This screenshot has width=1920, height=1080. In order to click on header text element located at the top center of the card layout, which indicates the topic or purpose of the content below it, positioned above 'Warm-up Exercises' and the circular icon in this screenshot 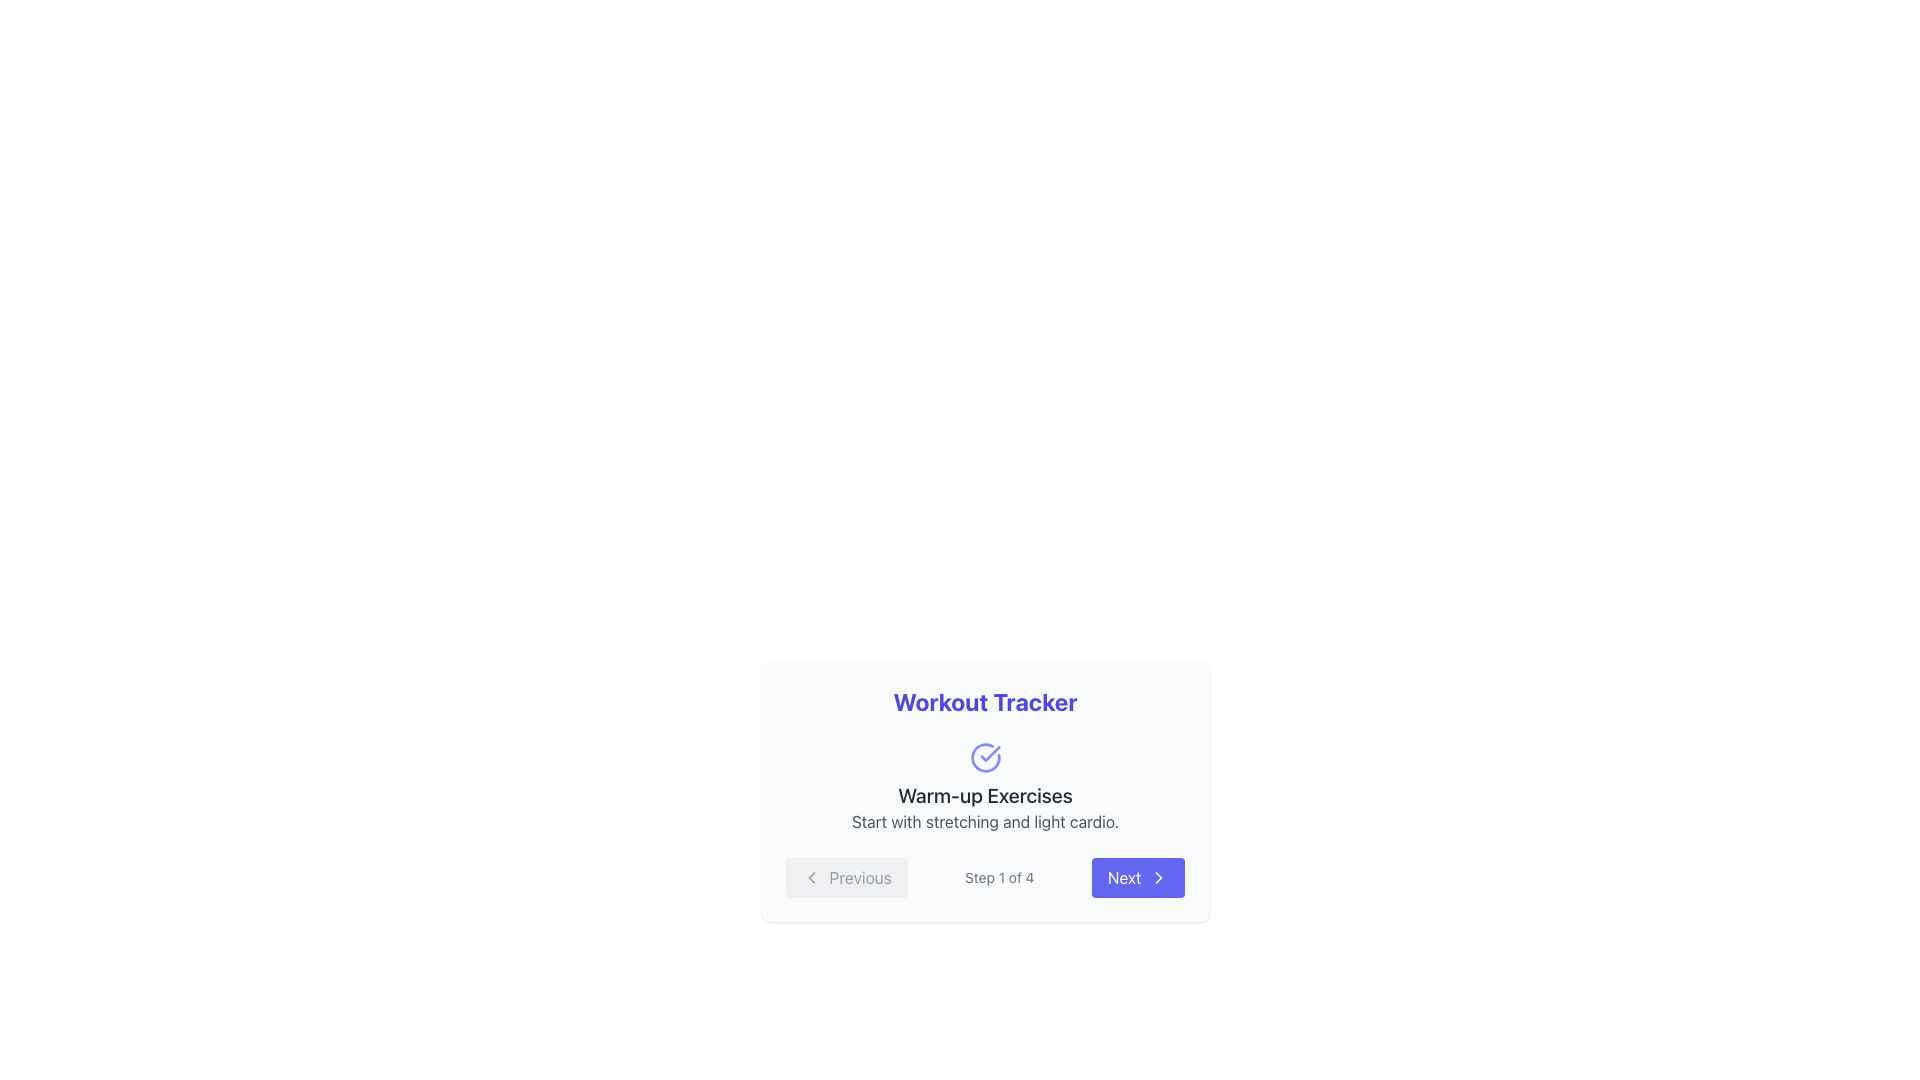, I will do `click(985, 701)`.